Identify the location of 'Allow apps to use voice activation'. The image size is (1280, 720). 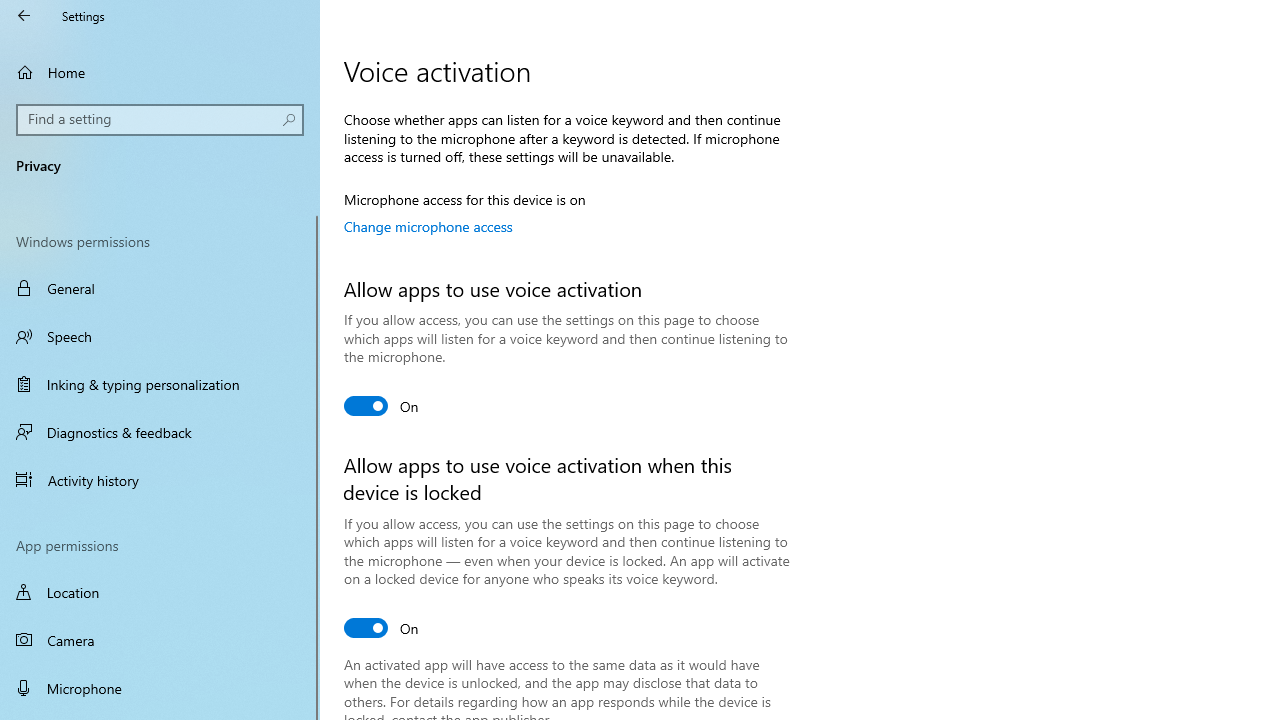
(382, 405).